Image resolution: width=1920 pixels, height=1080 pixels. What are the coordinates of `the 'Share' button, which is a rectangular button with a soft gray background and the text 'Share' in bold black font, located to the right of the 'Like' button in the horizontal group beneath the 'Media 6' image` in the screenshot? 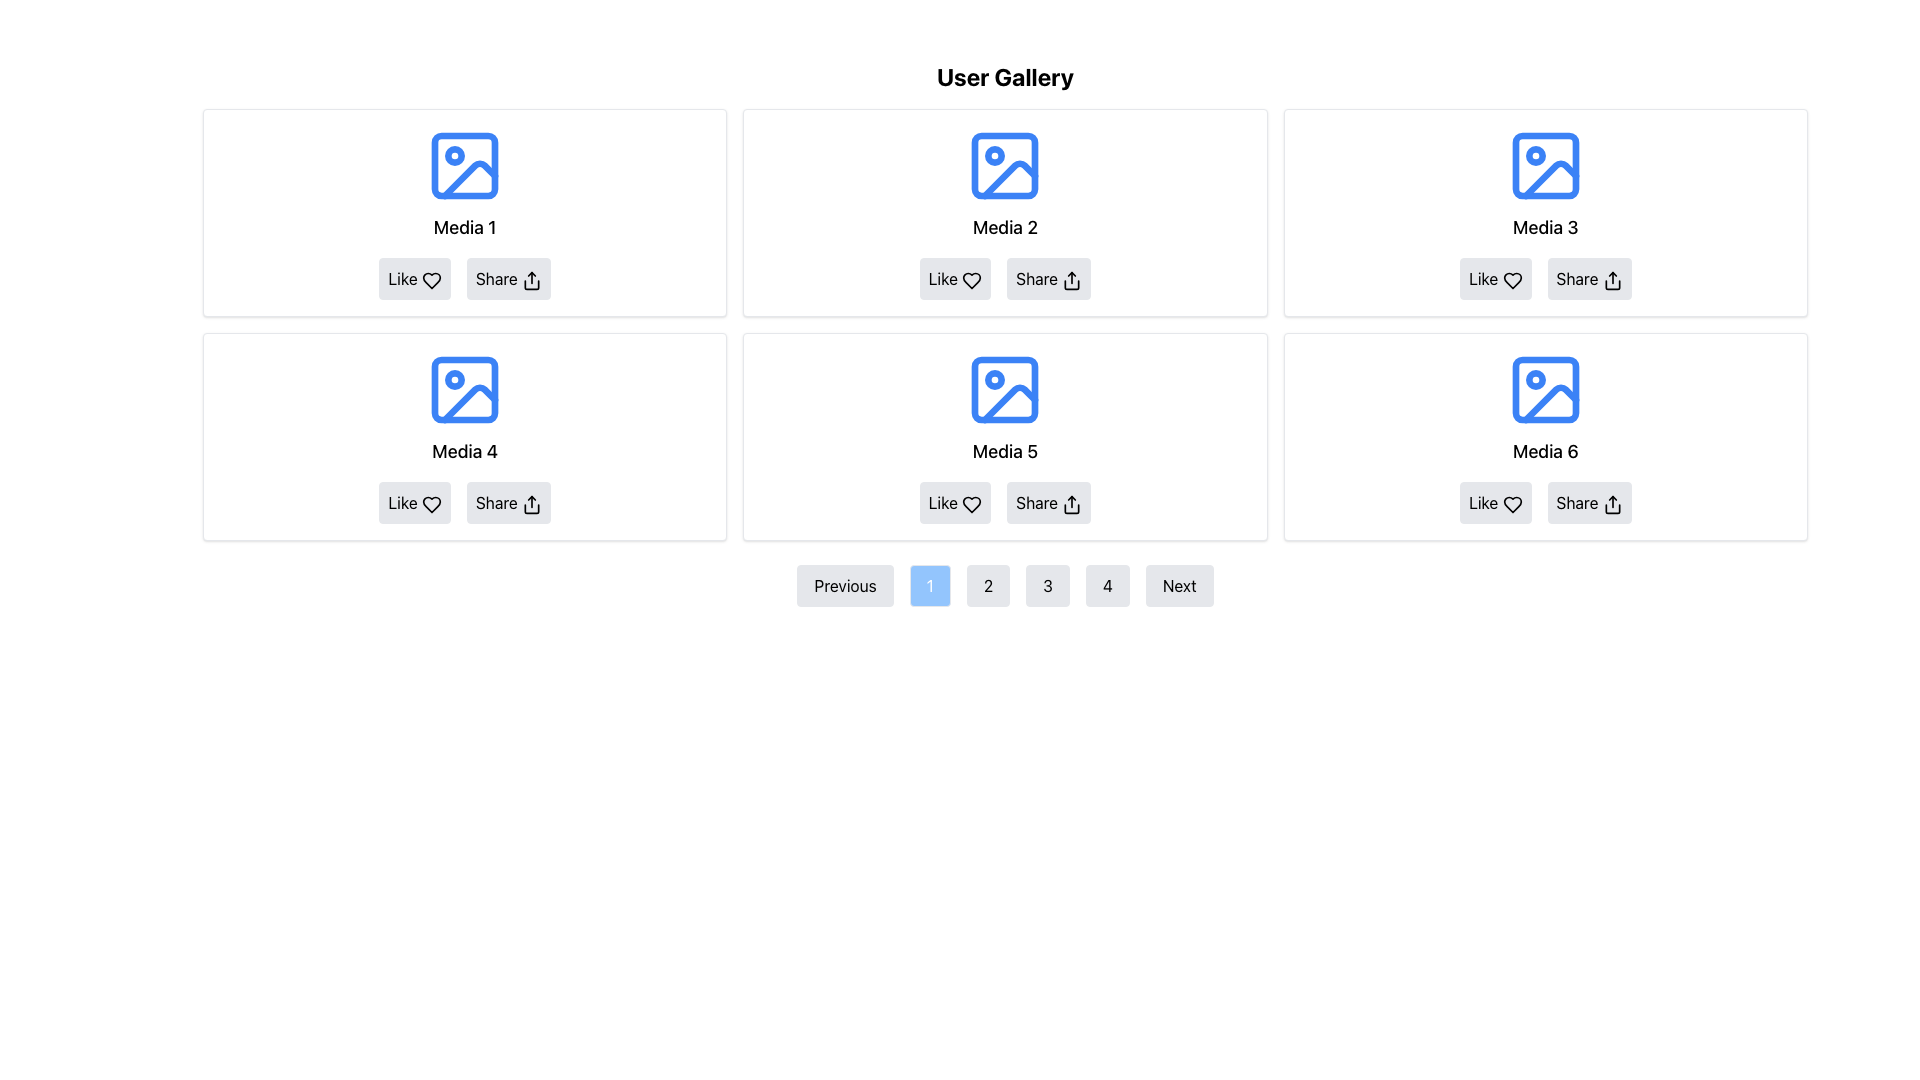 It's located at (1588, 501).